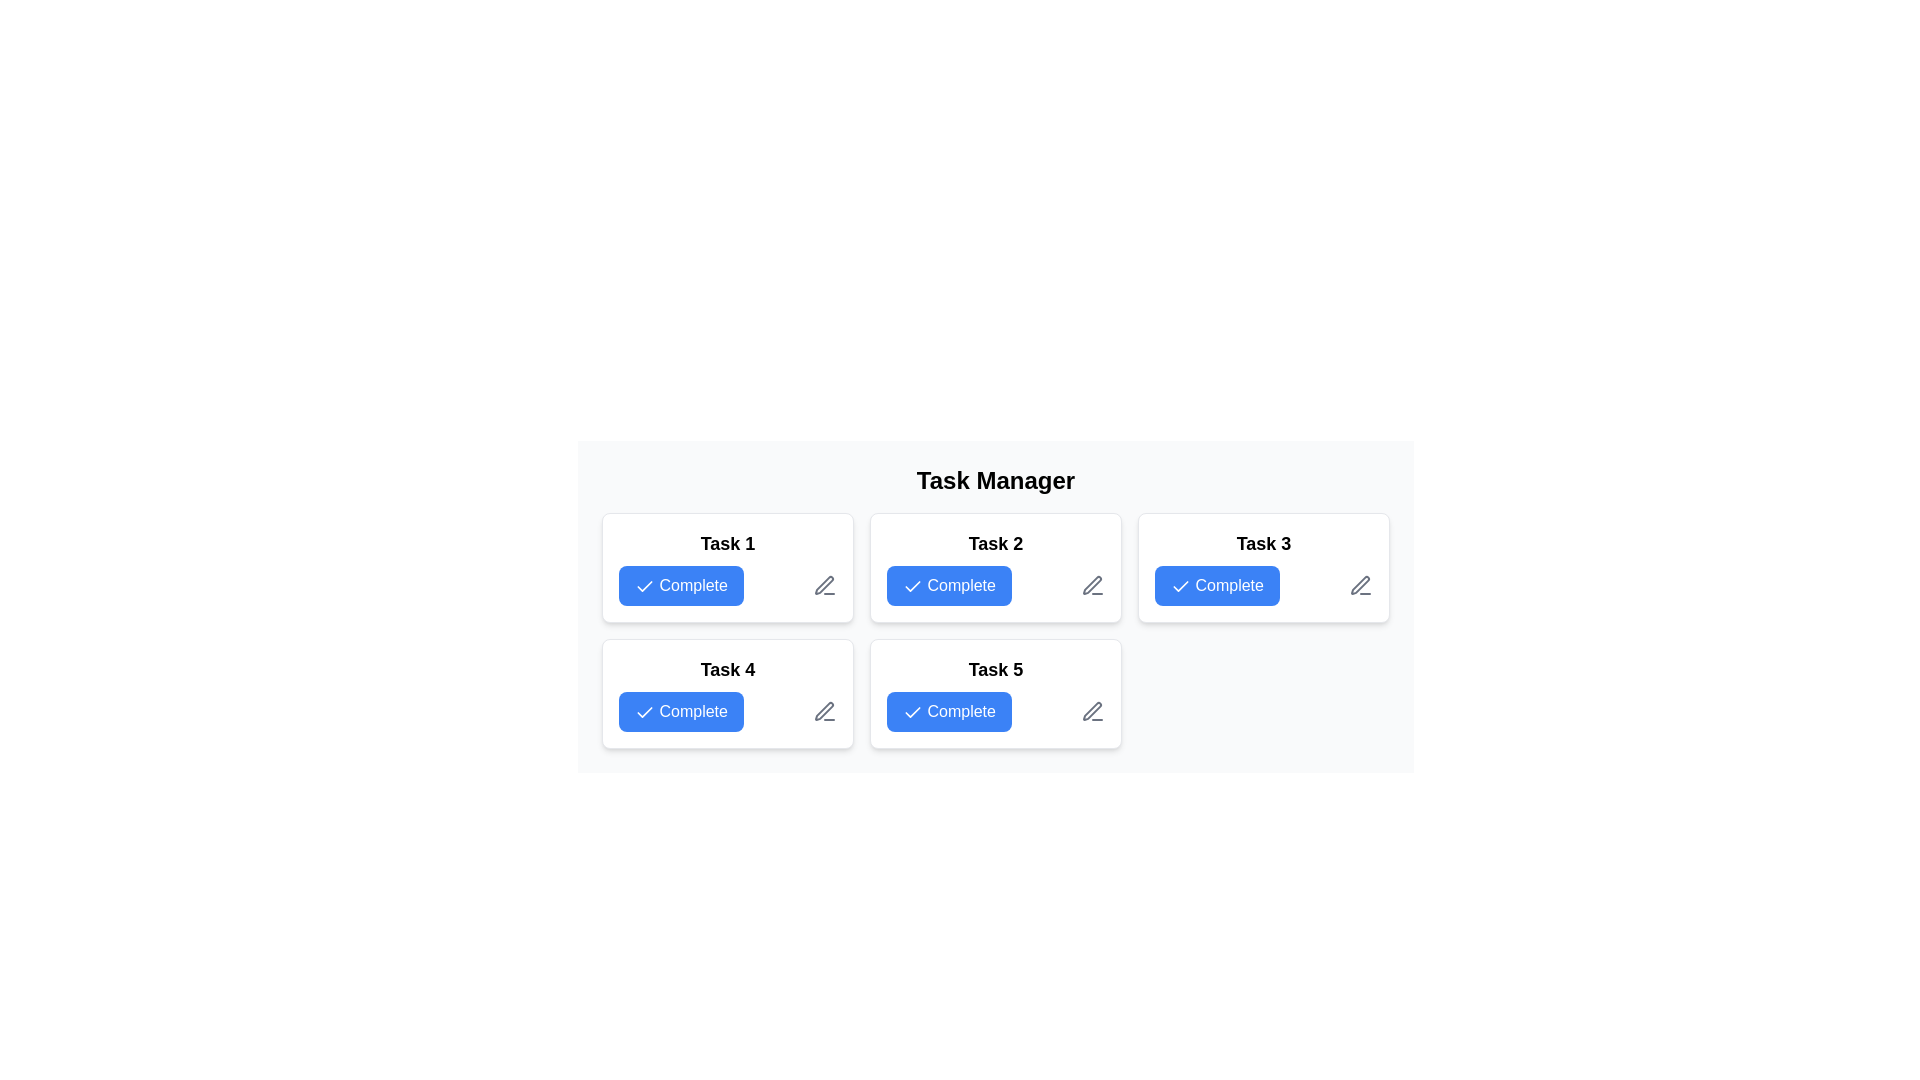 The image size is (1920, 1080). I want to click on the Complete button on the task card located in the top-right section of the grid to mark the task as completed, so click(1262, 567).